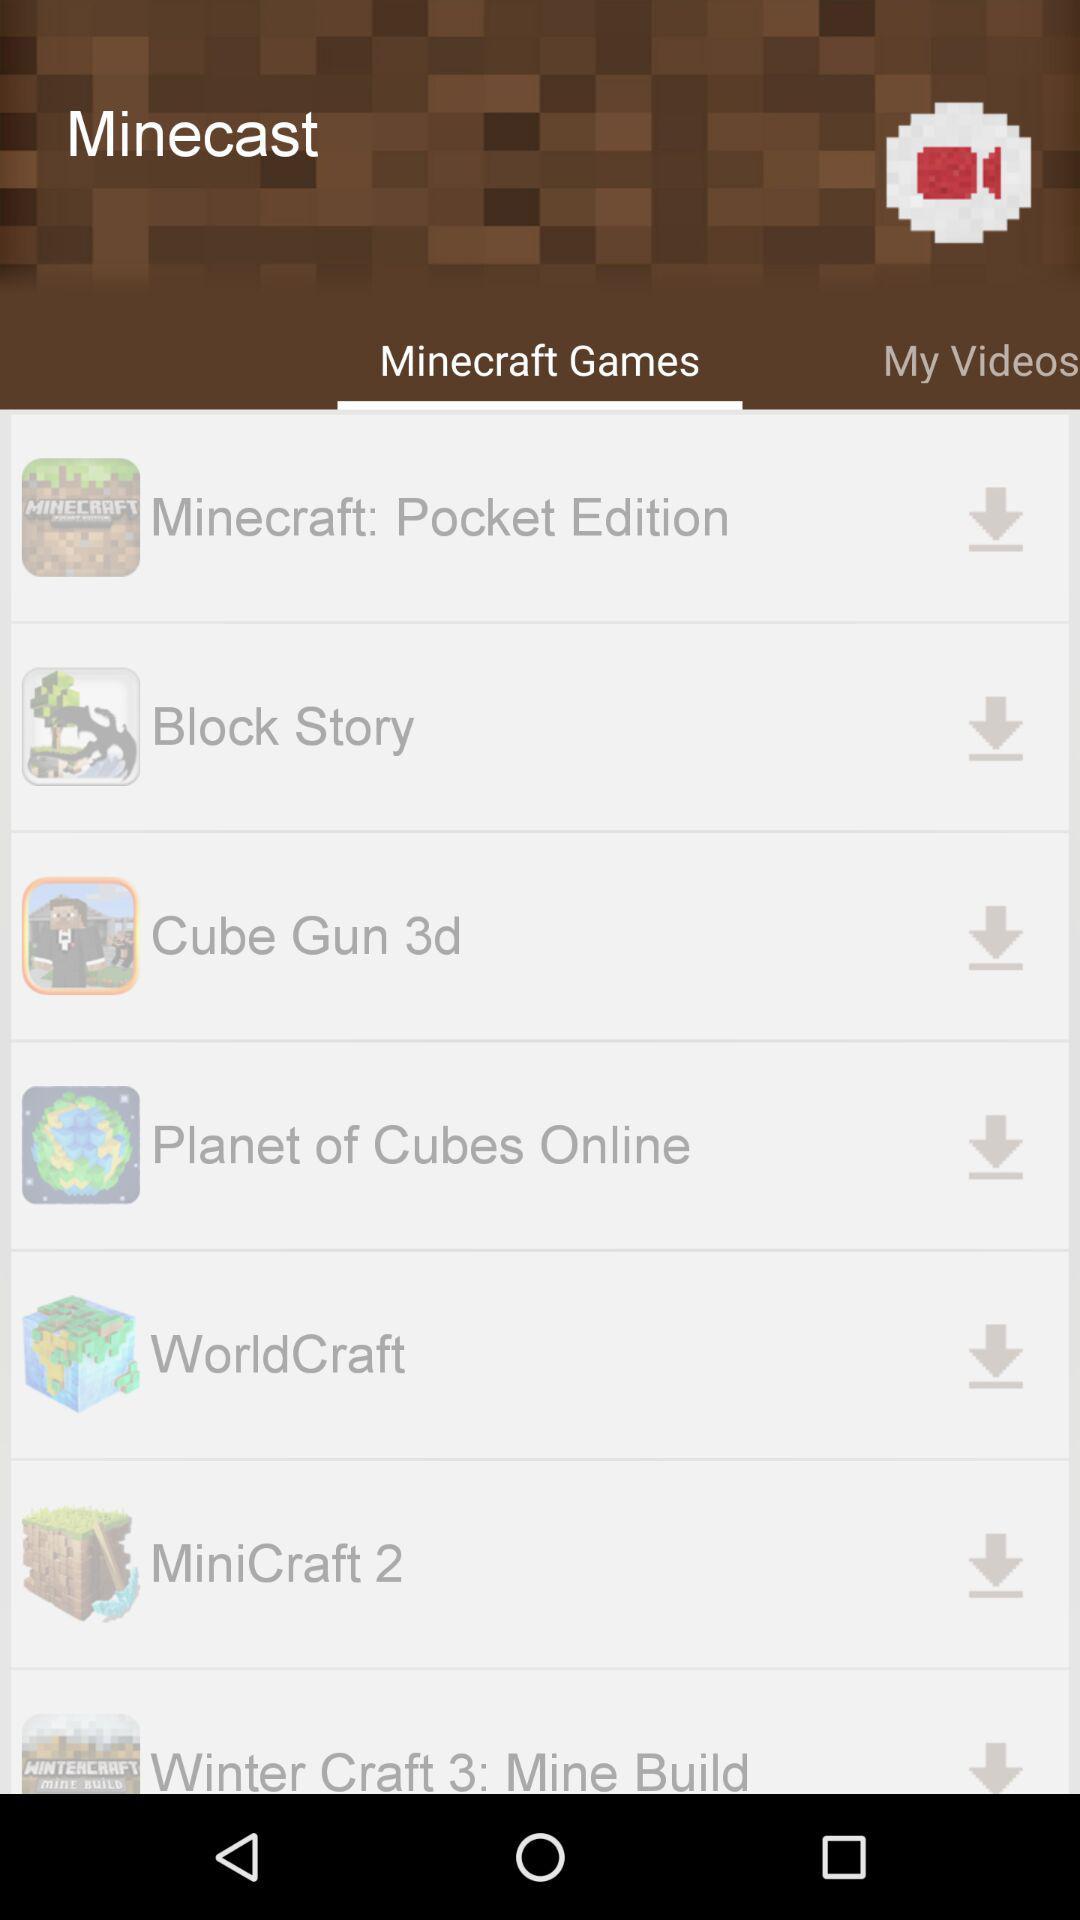 Image resolution: width=1080 pixels, height=1920 pixels. What do you see at coordinates (980, 356) in the screenshot?
I see `my videos at the top right corner` at bounding box center [980, 356].